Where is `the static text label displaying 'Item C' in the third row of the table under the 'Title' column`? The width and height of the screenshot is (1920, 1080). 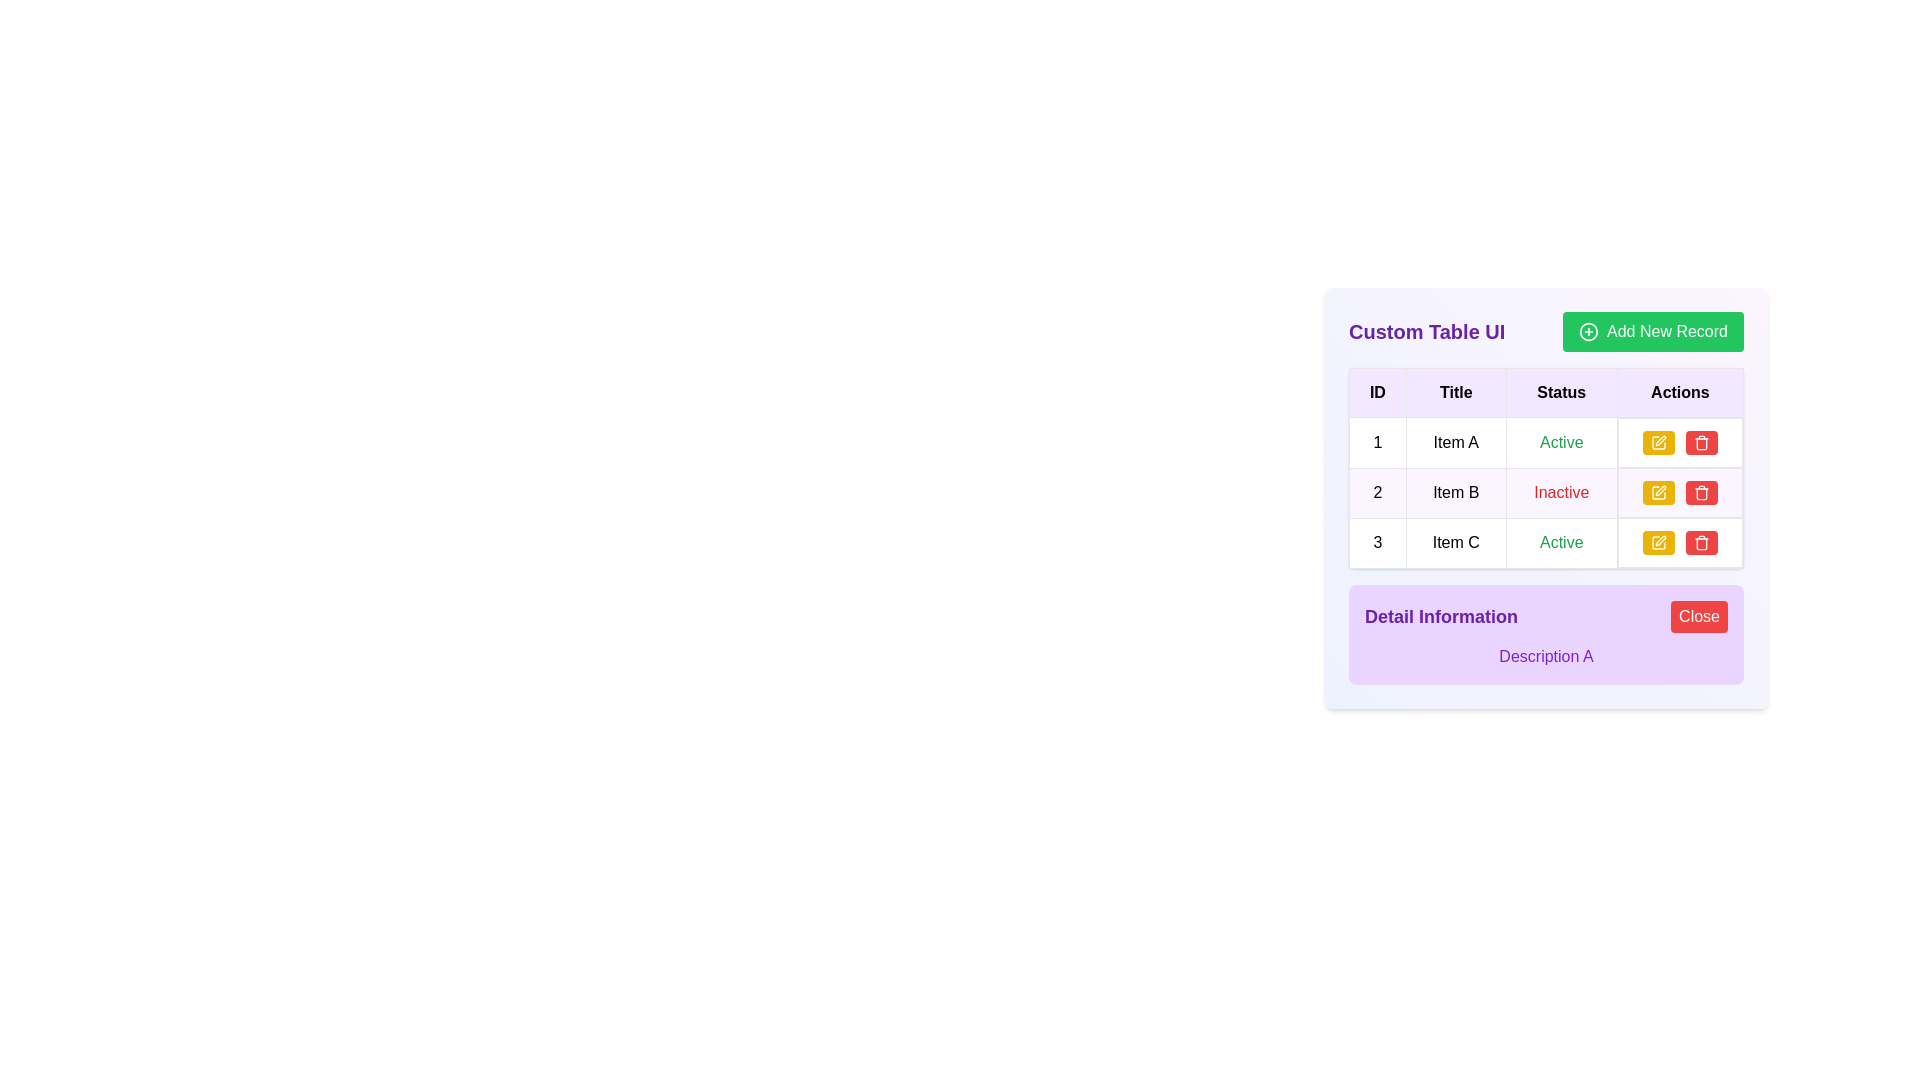
the static text label displaying 'Item C' in the third row of the table under the 'Title' column is located at coordinates (1456, 543).